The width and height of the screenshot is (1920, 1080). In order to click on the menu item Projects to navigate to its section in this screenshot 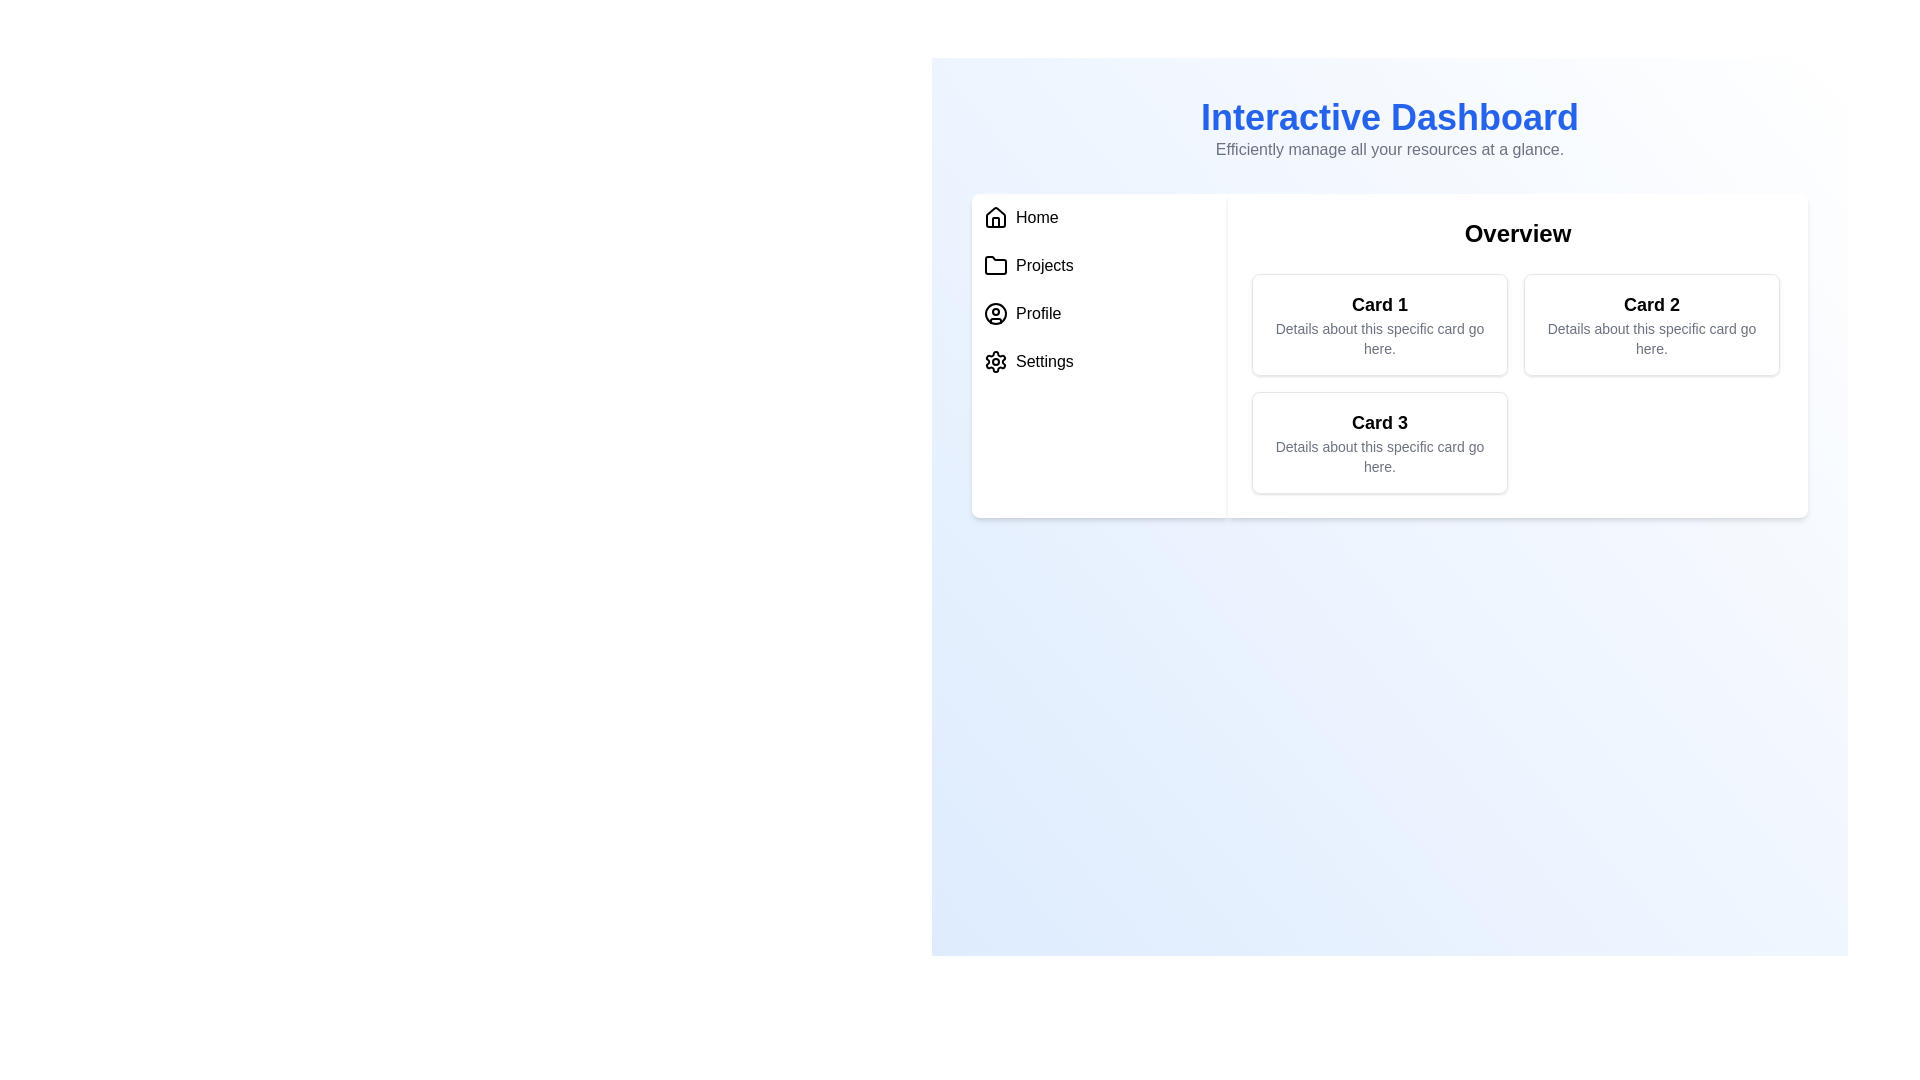, I will do `click(1098, 265)`.